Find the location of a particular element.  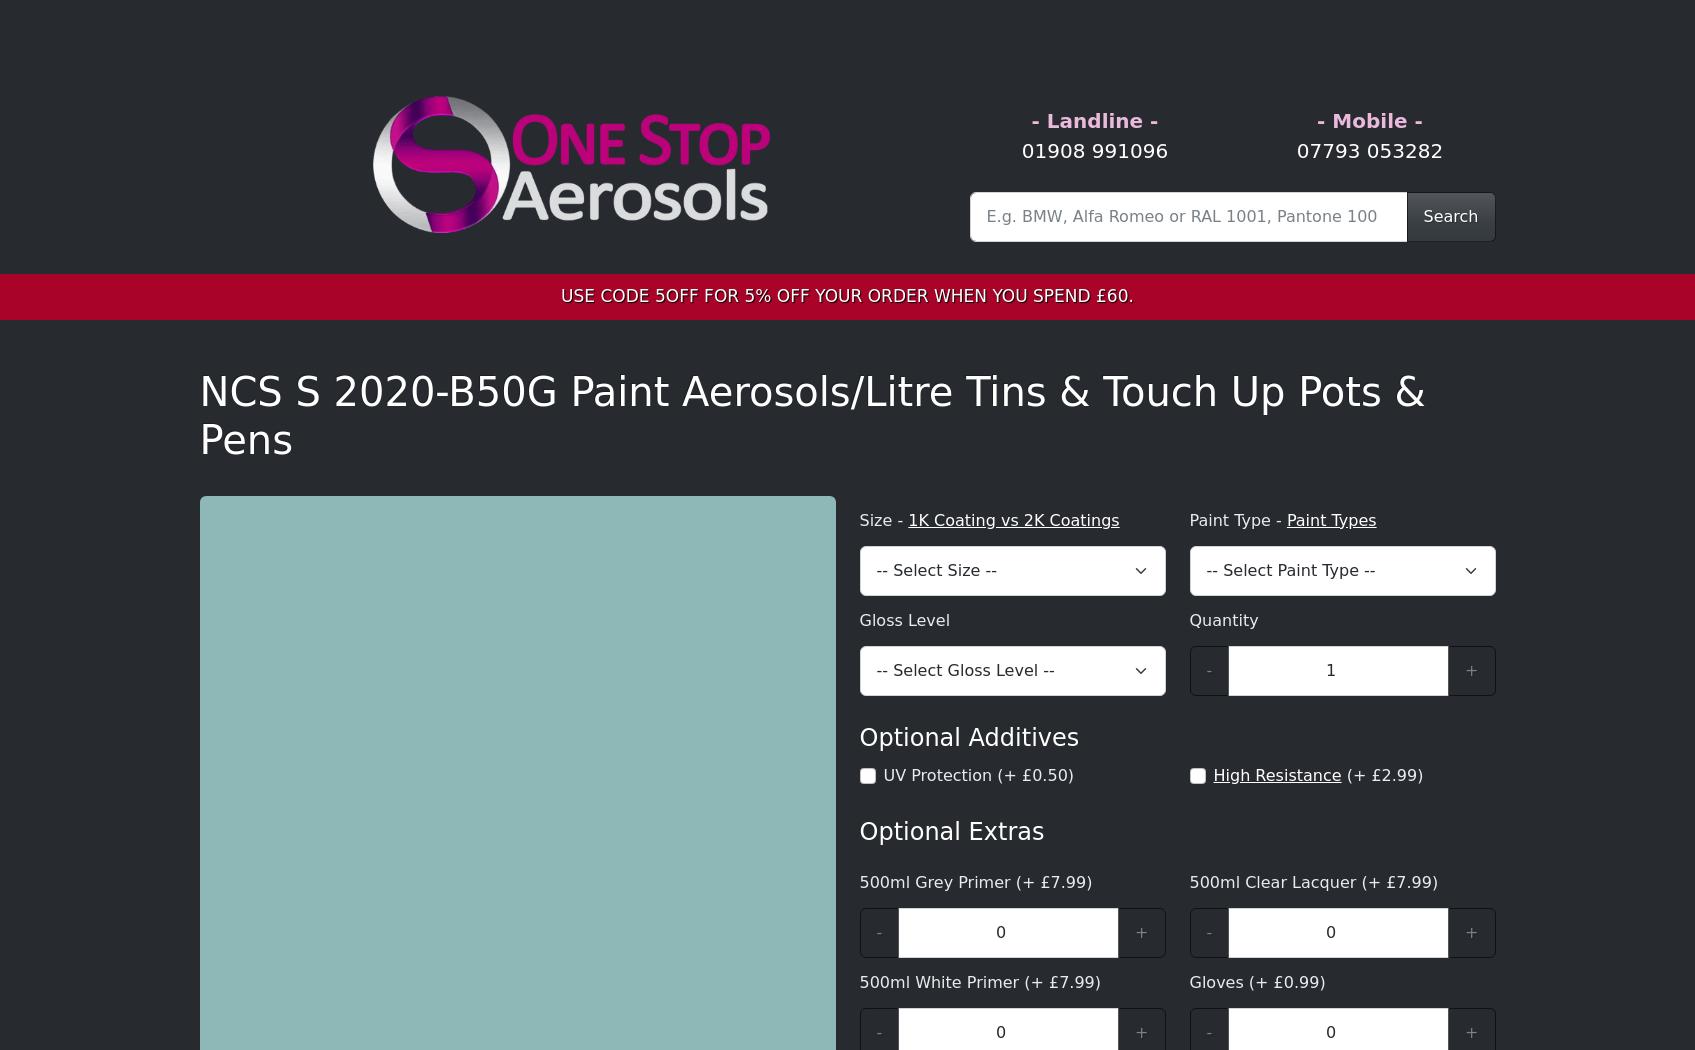

'#8CB9B7' is located at coordinates (478, 336).